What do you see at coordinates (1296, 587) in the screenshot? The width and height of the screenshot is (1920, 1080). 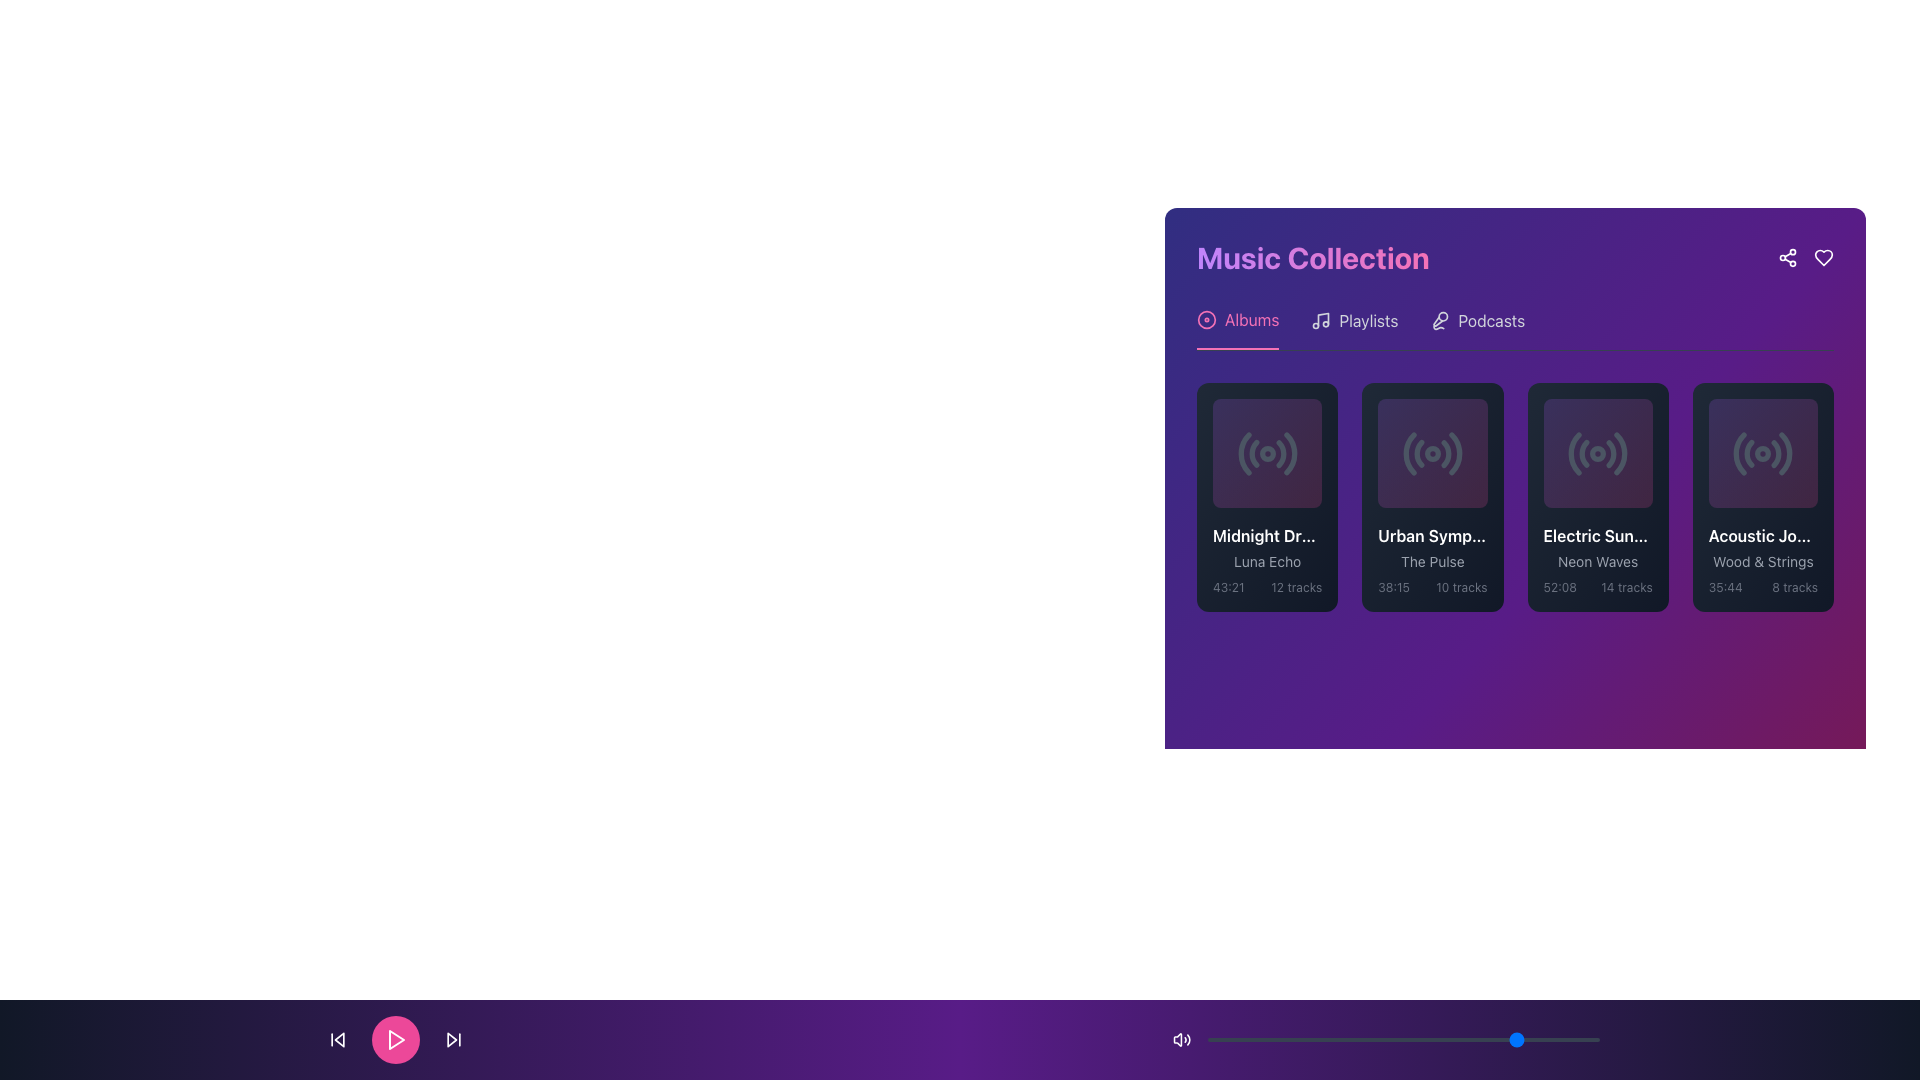 I see `the text label displaying '12 tracks', which is styled in a small, gray sans-serif font and located under the album card 'Midnight Dreams', adjacent to the sibling text '43:21'` at bounding box center [1296, 587].